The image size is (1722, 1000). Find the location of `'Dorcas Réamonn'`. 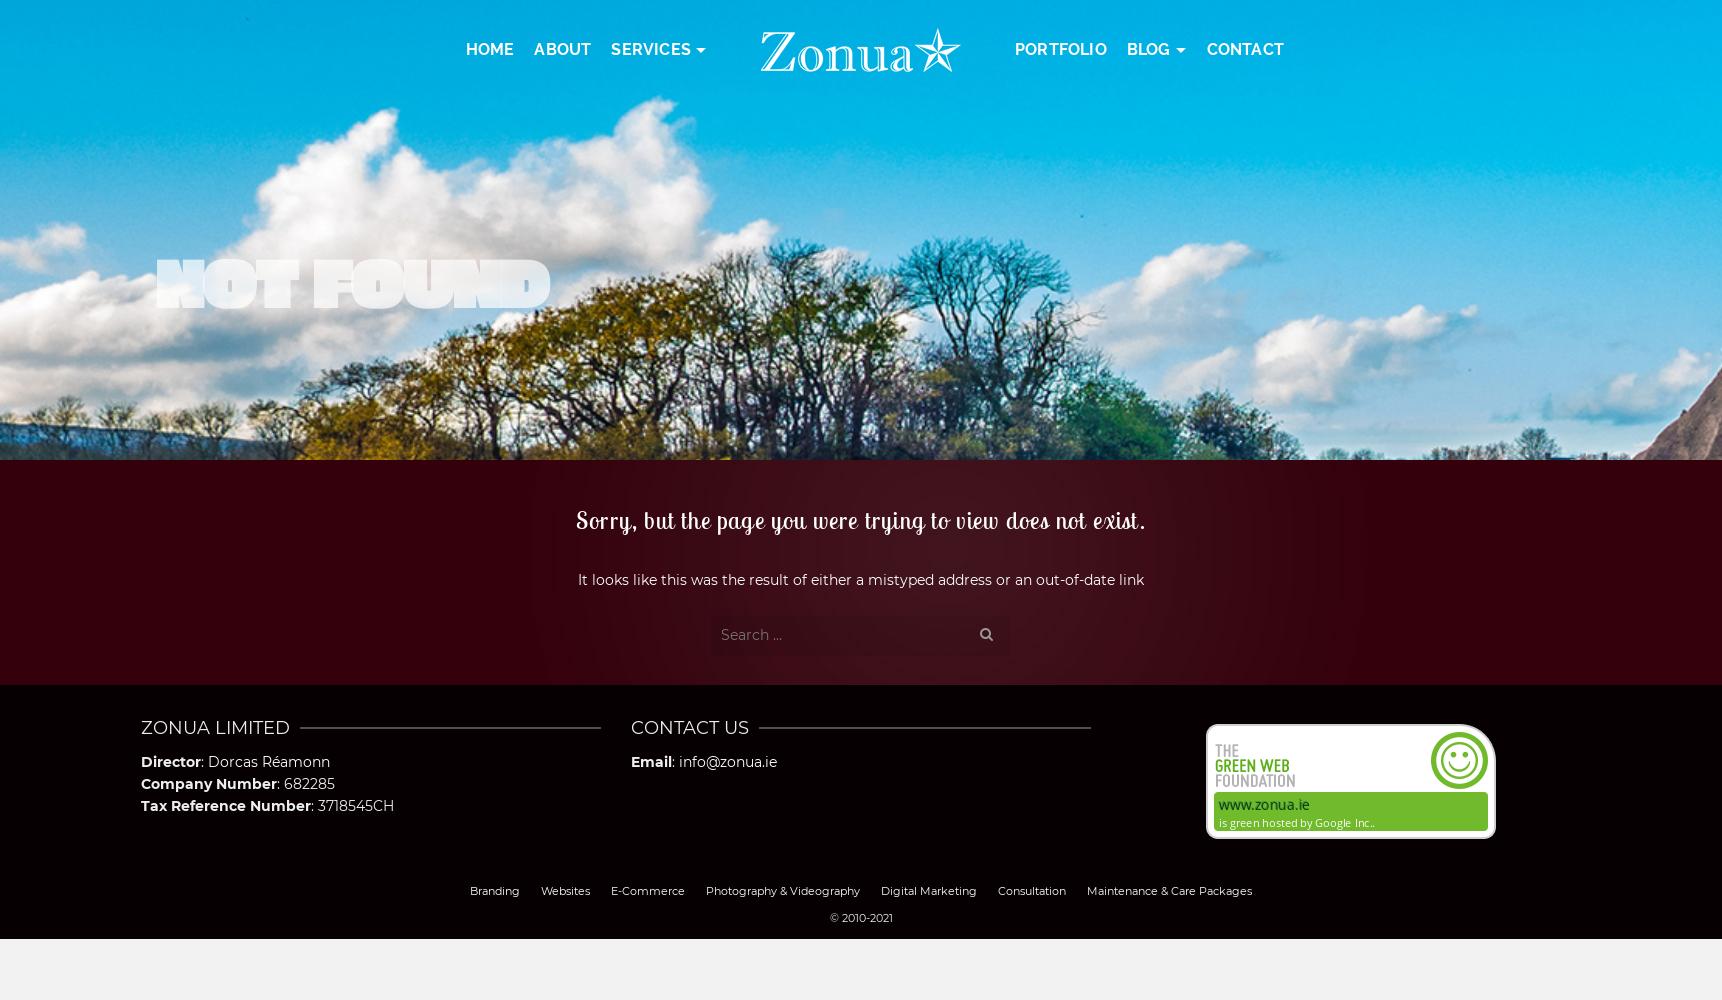

'Dorcas Réamonn' is located at coordinates (268, 761).